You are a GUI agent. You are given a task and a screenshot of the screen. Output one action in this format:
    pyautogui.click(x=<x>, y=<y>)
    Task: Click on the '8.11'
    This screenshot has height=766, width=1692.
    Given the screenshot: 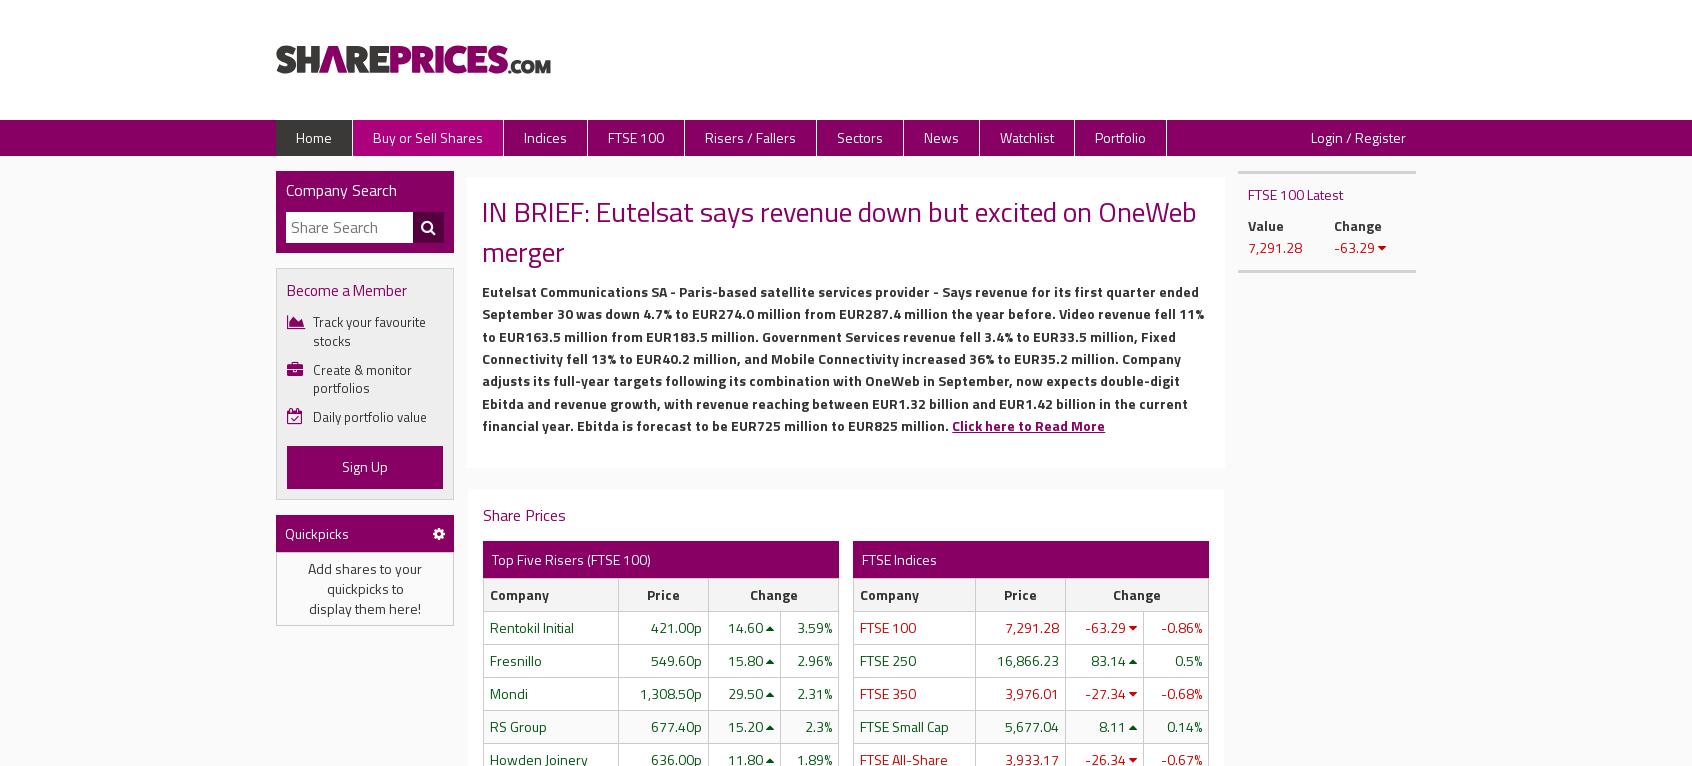 What is the action you would take?
    pyautogui.click(x=1112, y=724)
    